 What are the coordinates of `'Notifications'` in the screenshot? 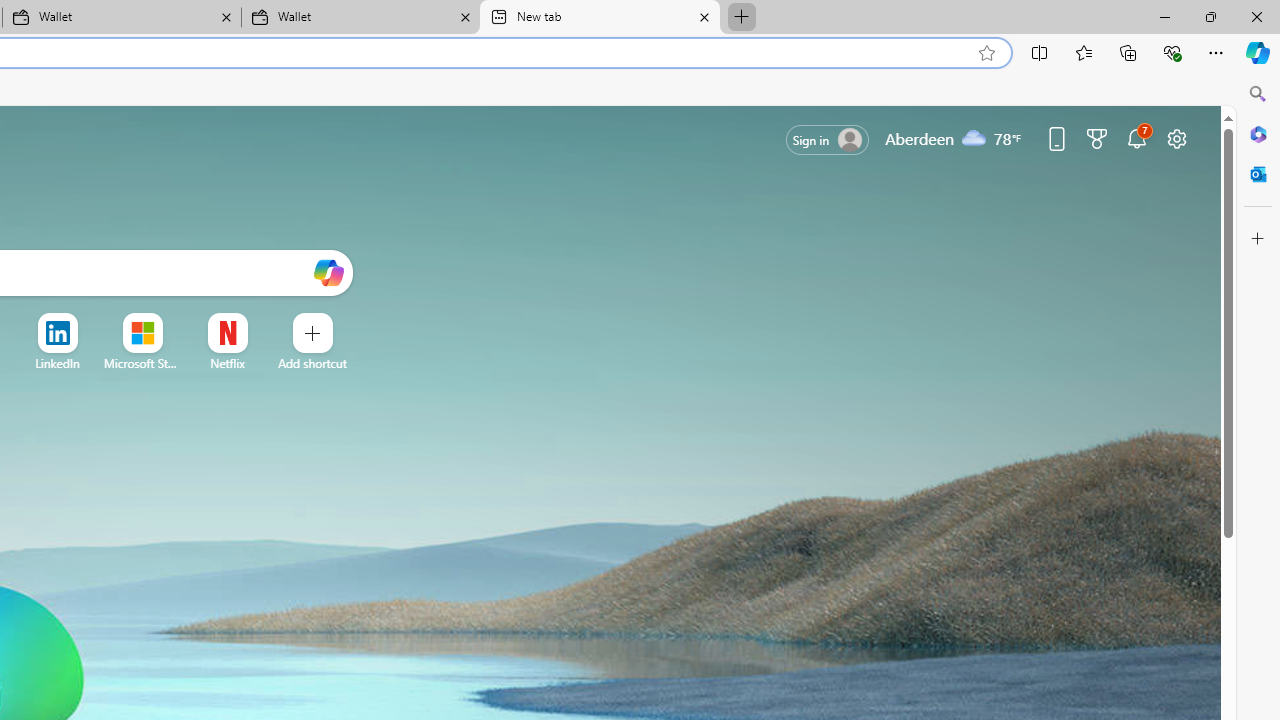 It's located at (1137, 137).